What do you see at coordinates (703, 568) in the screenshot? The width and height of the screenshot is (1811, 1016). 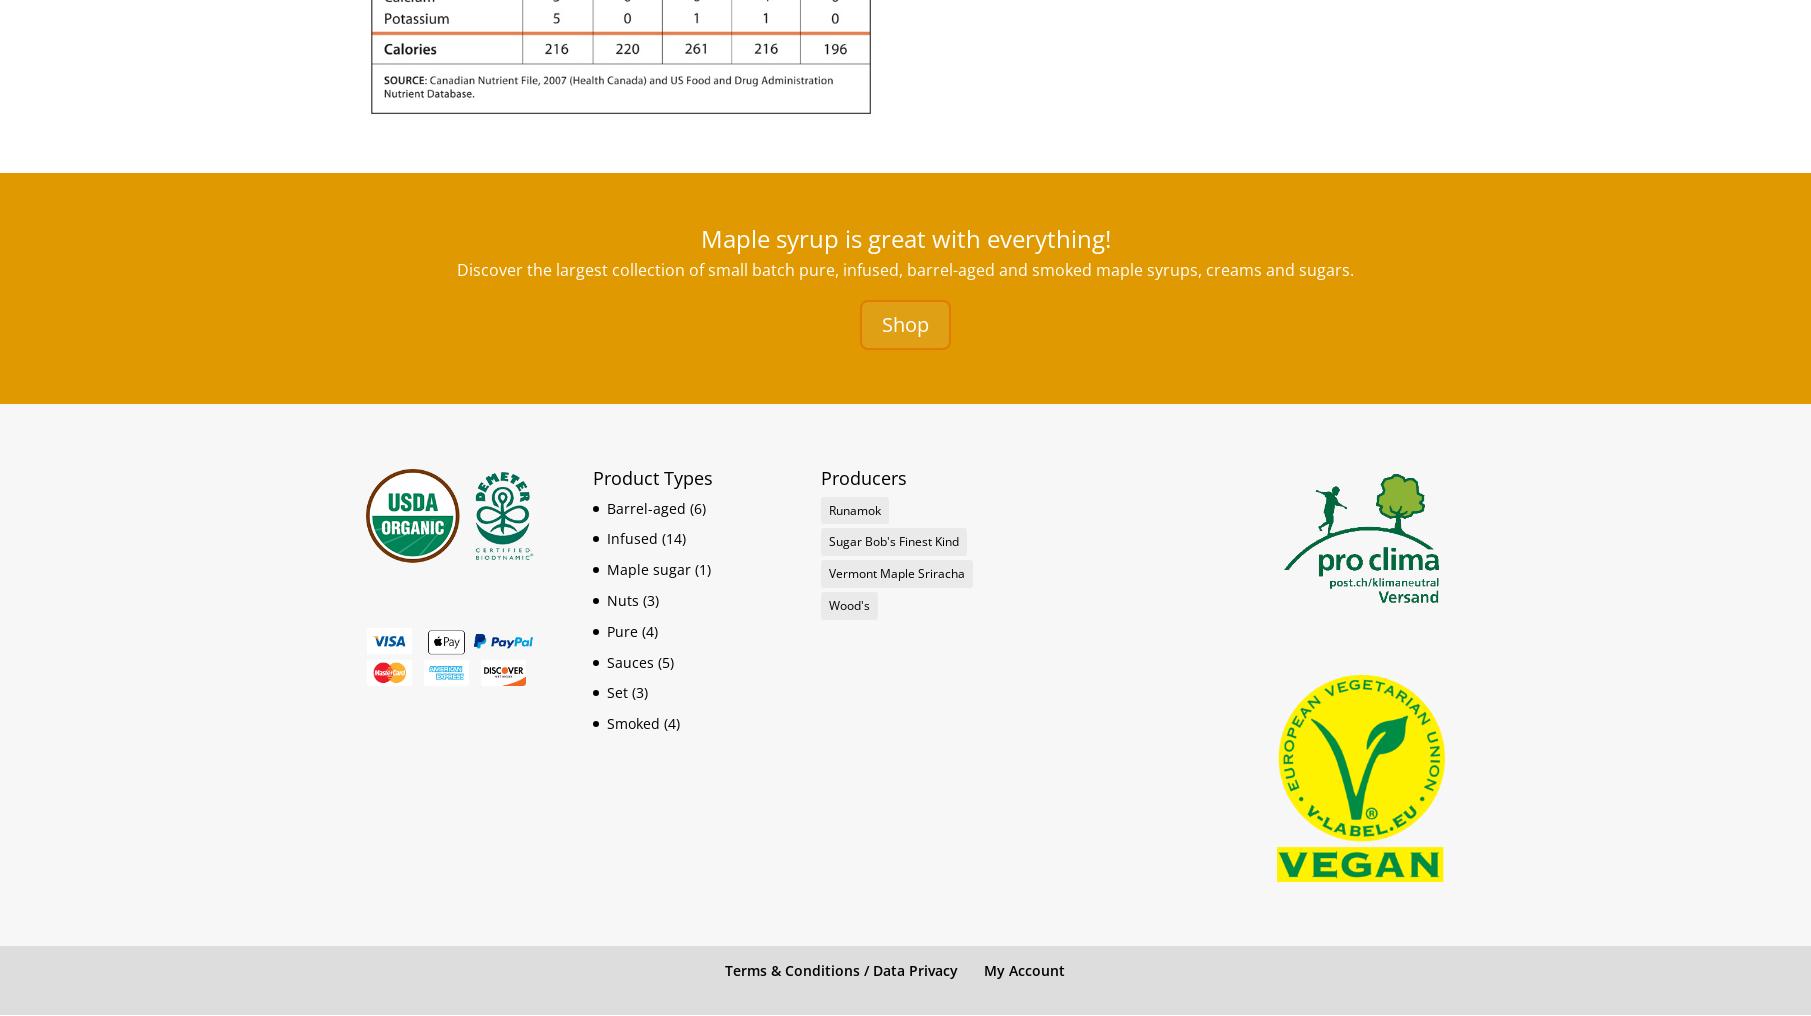 I see `'(1)'` at bounding box center [703, 568].